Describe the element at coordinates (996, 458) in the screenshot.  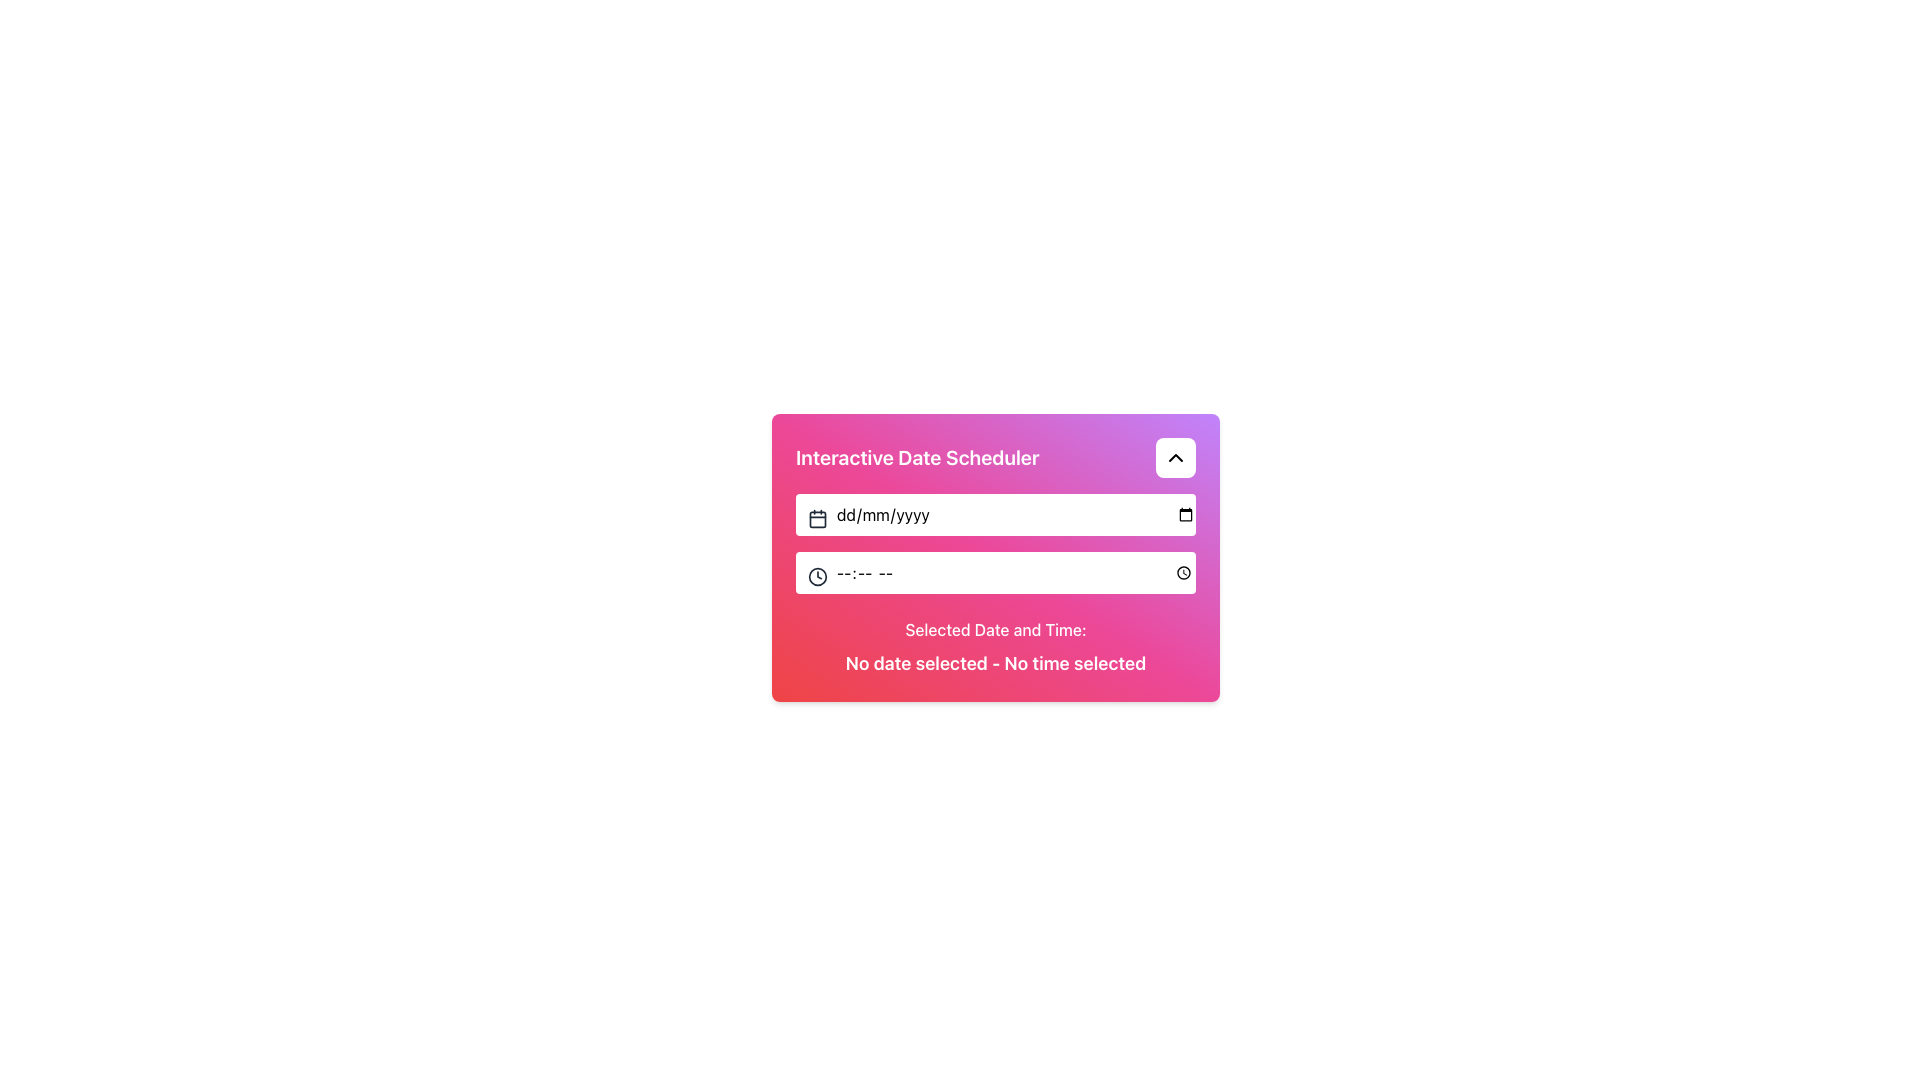
I see `the Header bar containing the text 'Interactive Date Scheduler' and the upward chevron icon, located at the top of the interactive card` at that location.